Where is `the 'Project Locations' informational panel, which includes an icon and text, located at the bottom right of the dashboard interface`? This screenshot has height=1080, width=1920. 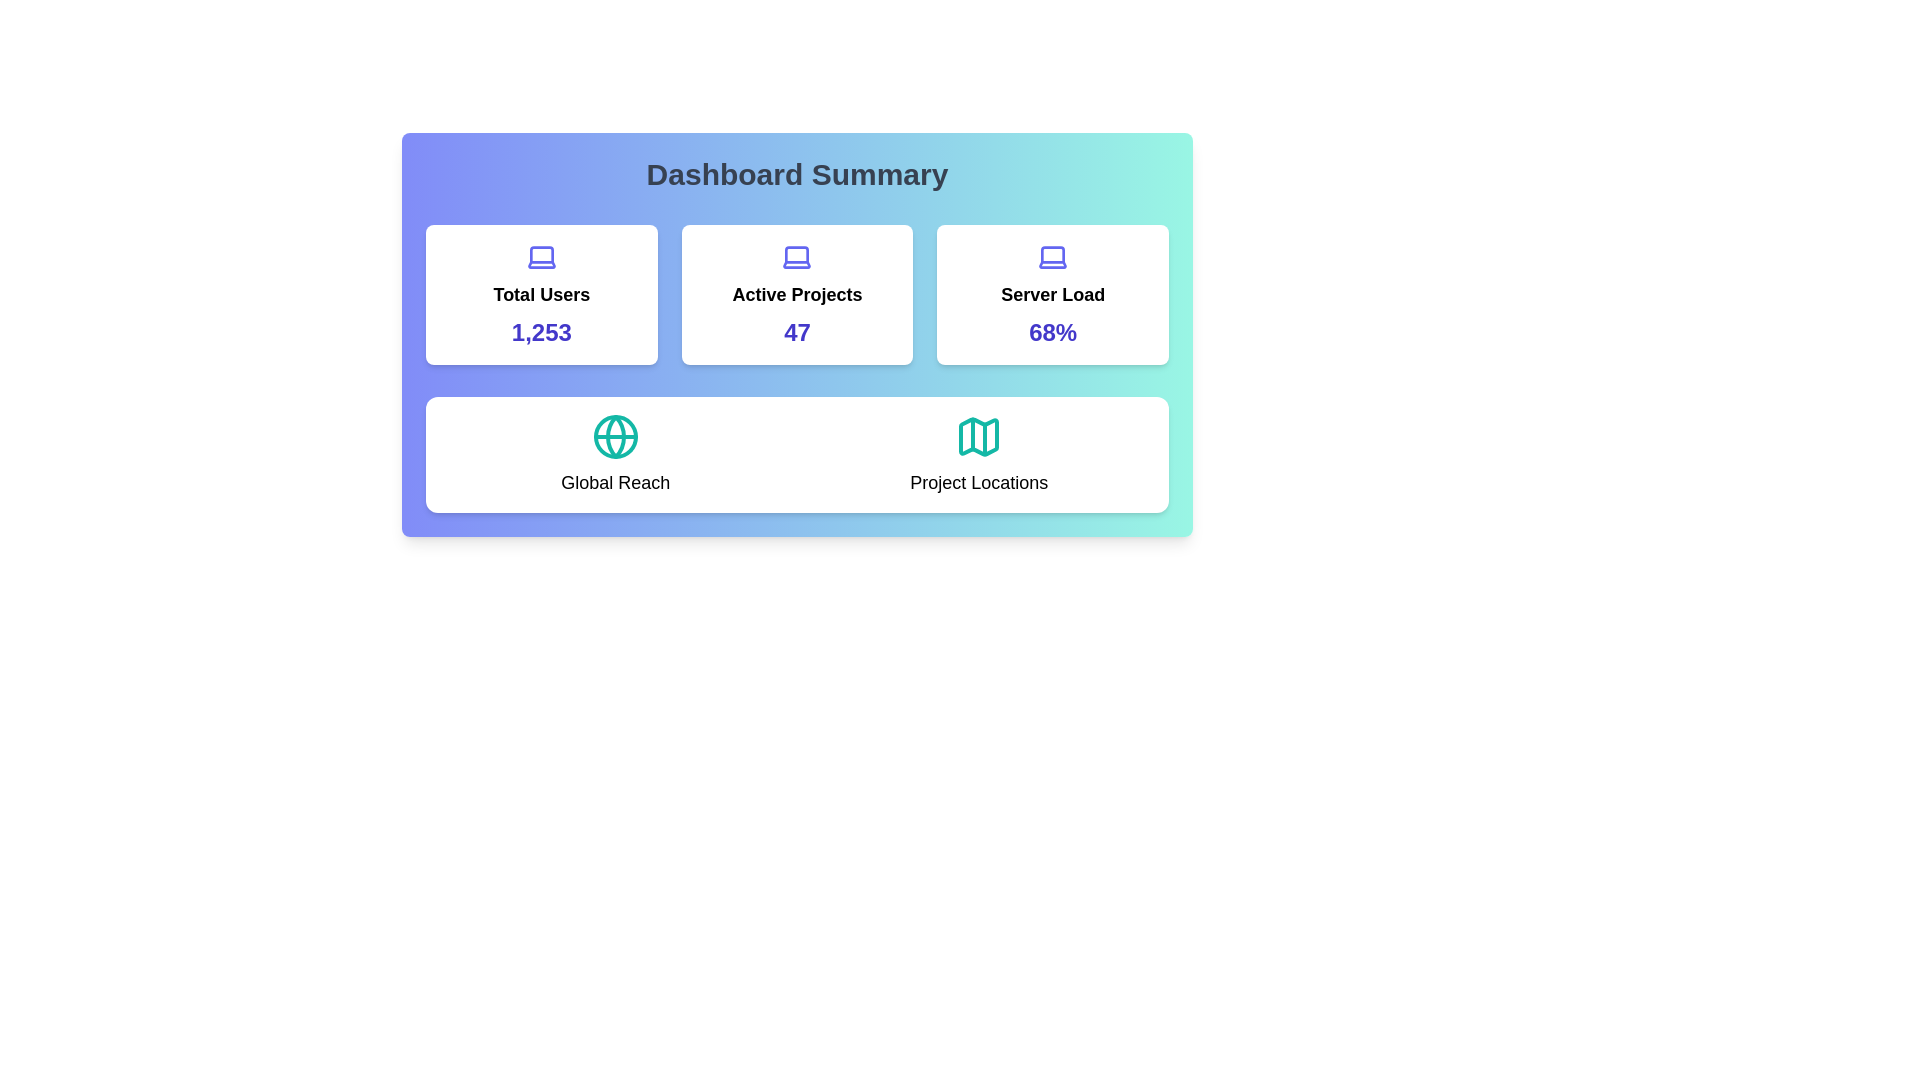
the 'Project Locations' informational panel, which includes an icon and text, located at the bottom right of the dashboard interface is located at coordinates (979, 455).